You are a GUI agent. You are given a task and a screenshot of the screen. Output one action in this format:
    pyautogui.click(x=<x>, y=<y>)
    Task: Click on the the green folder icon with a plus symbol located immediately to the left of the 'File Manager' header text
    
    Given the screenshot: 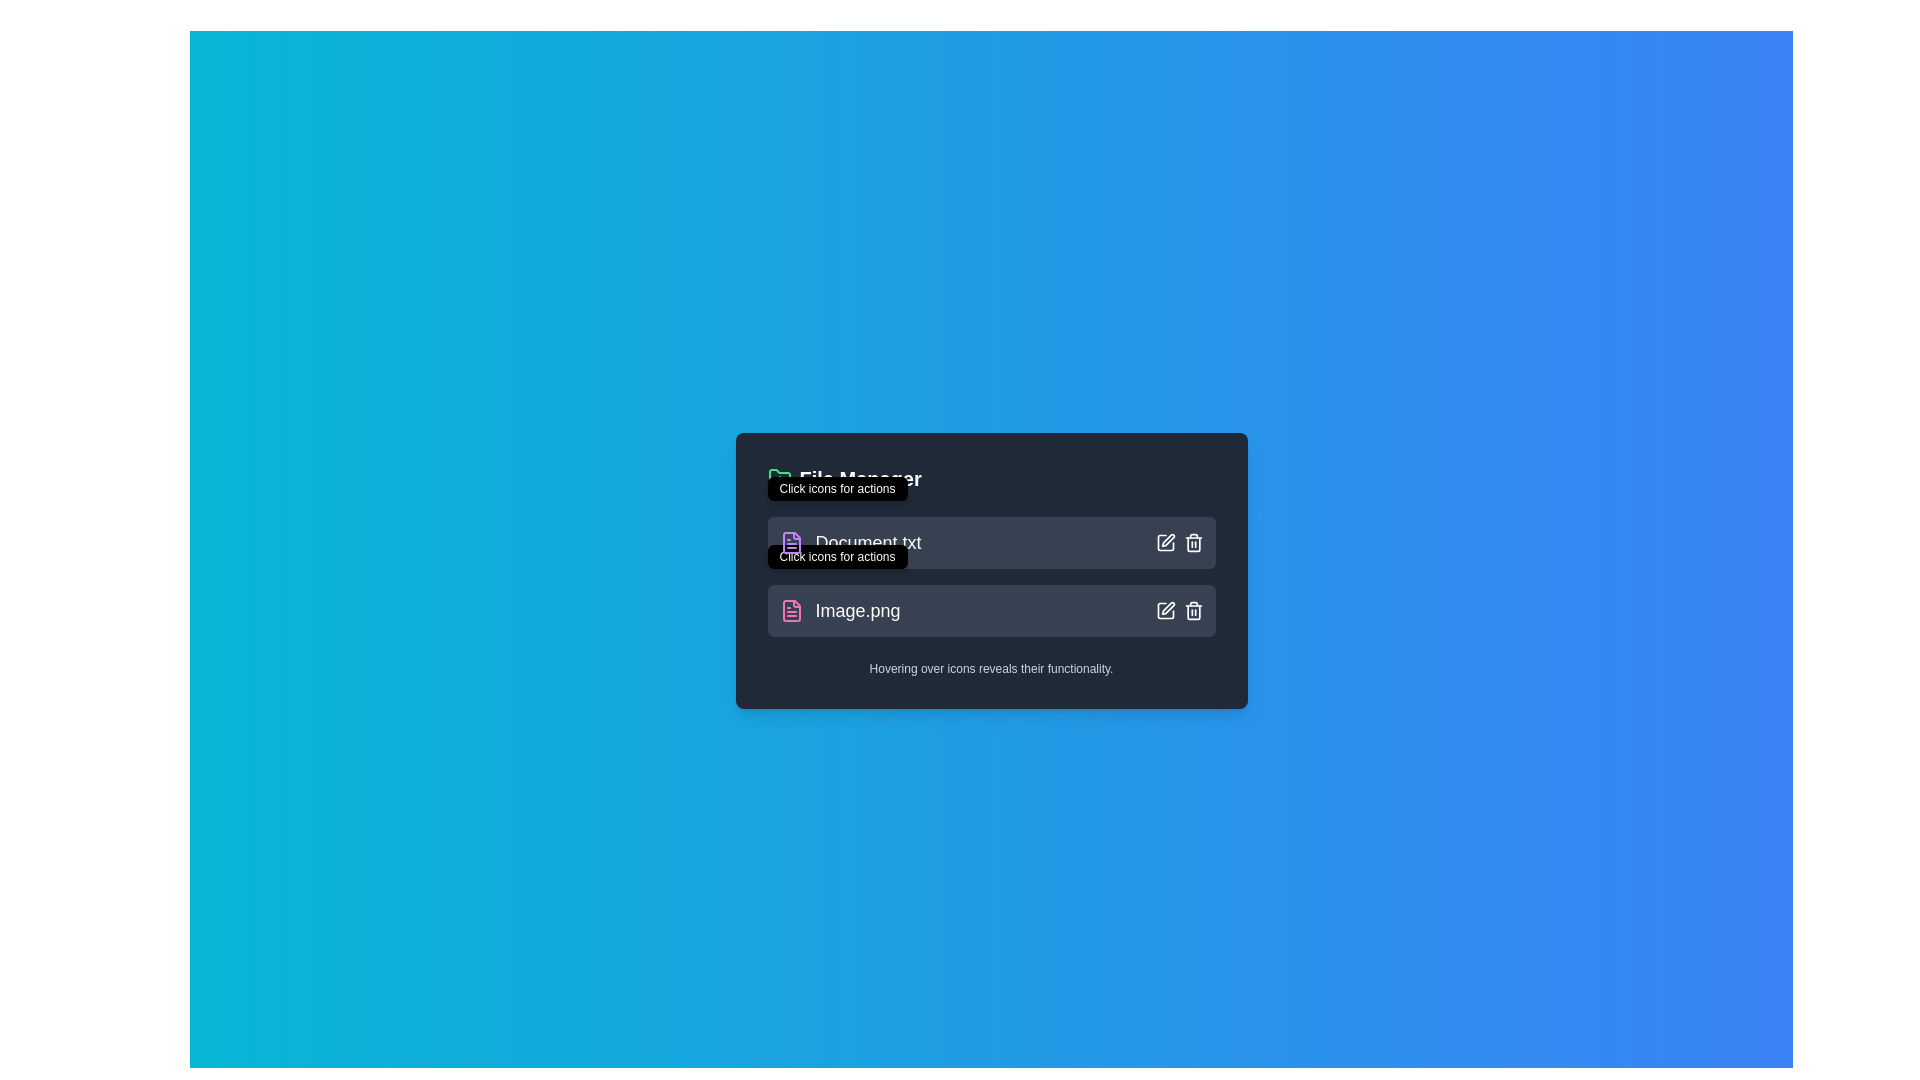 What is the action you would take?
    pyautogui.click(x=778, y=478)
    